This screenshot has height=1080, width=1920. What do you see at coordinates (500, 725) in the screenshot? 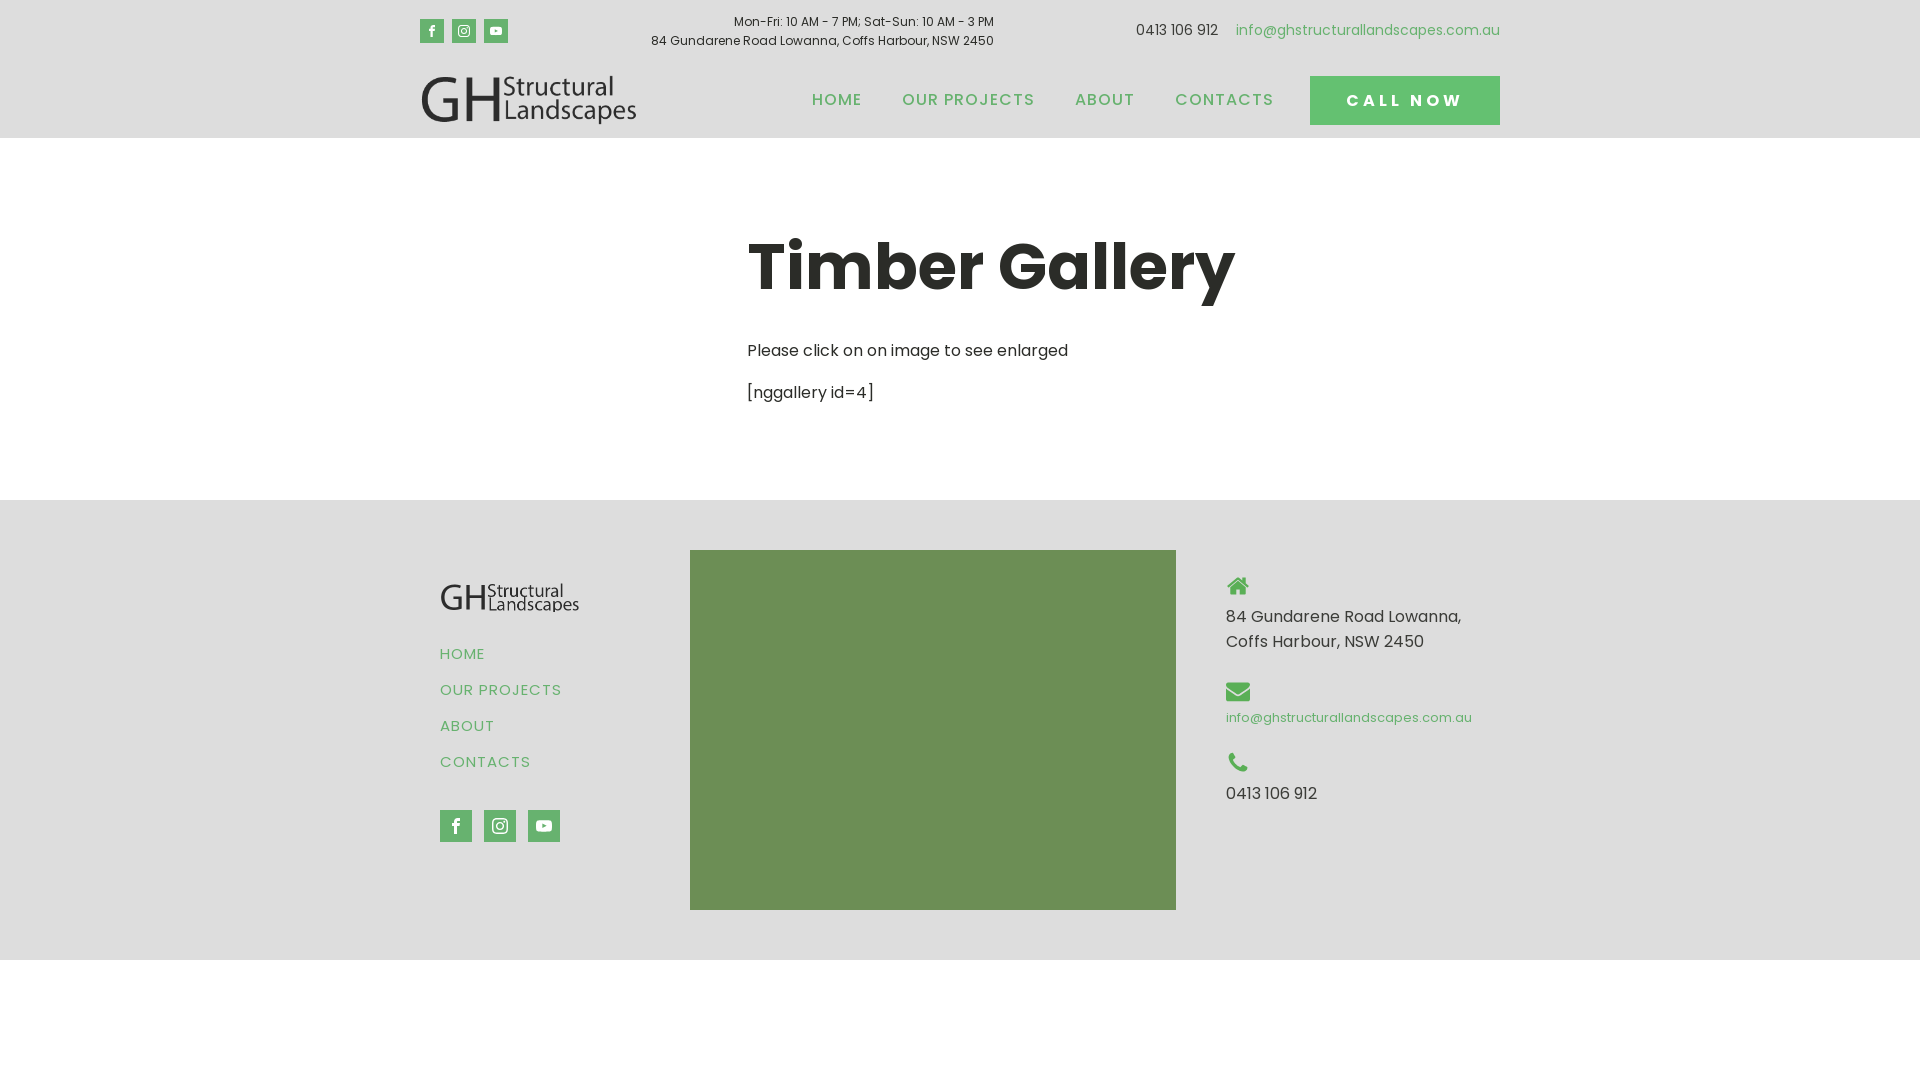
I see `'ABOUT'` at bounding box center [500, 725].